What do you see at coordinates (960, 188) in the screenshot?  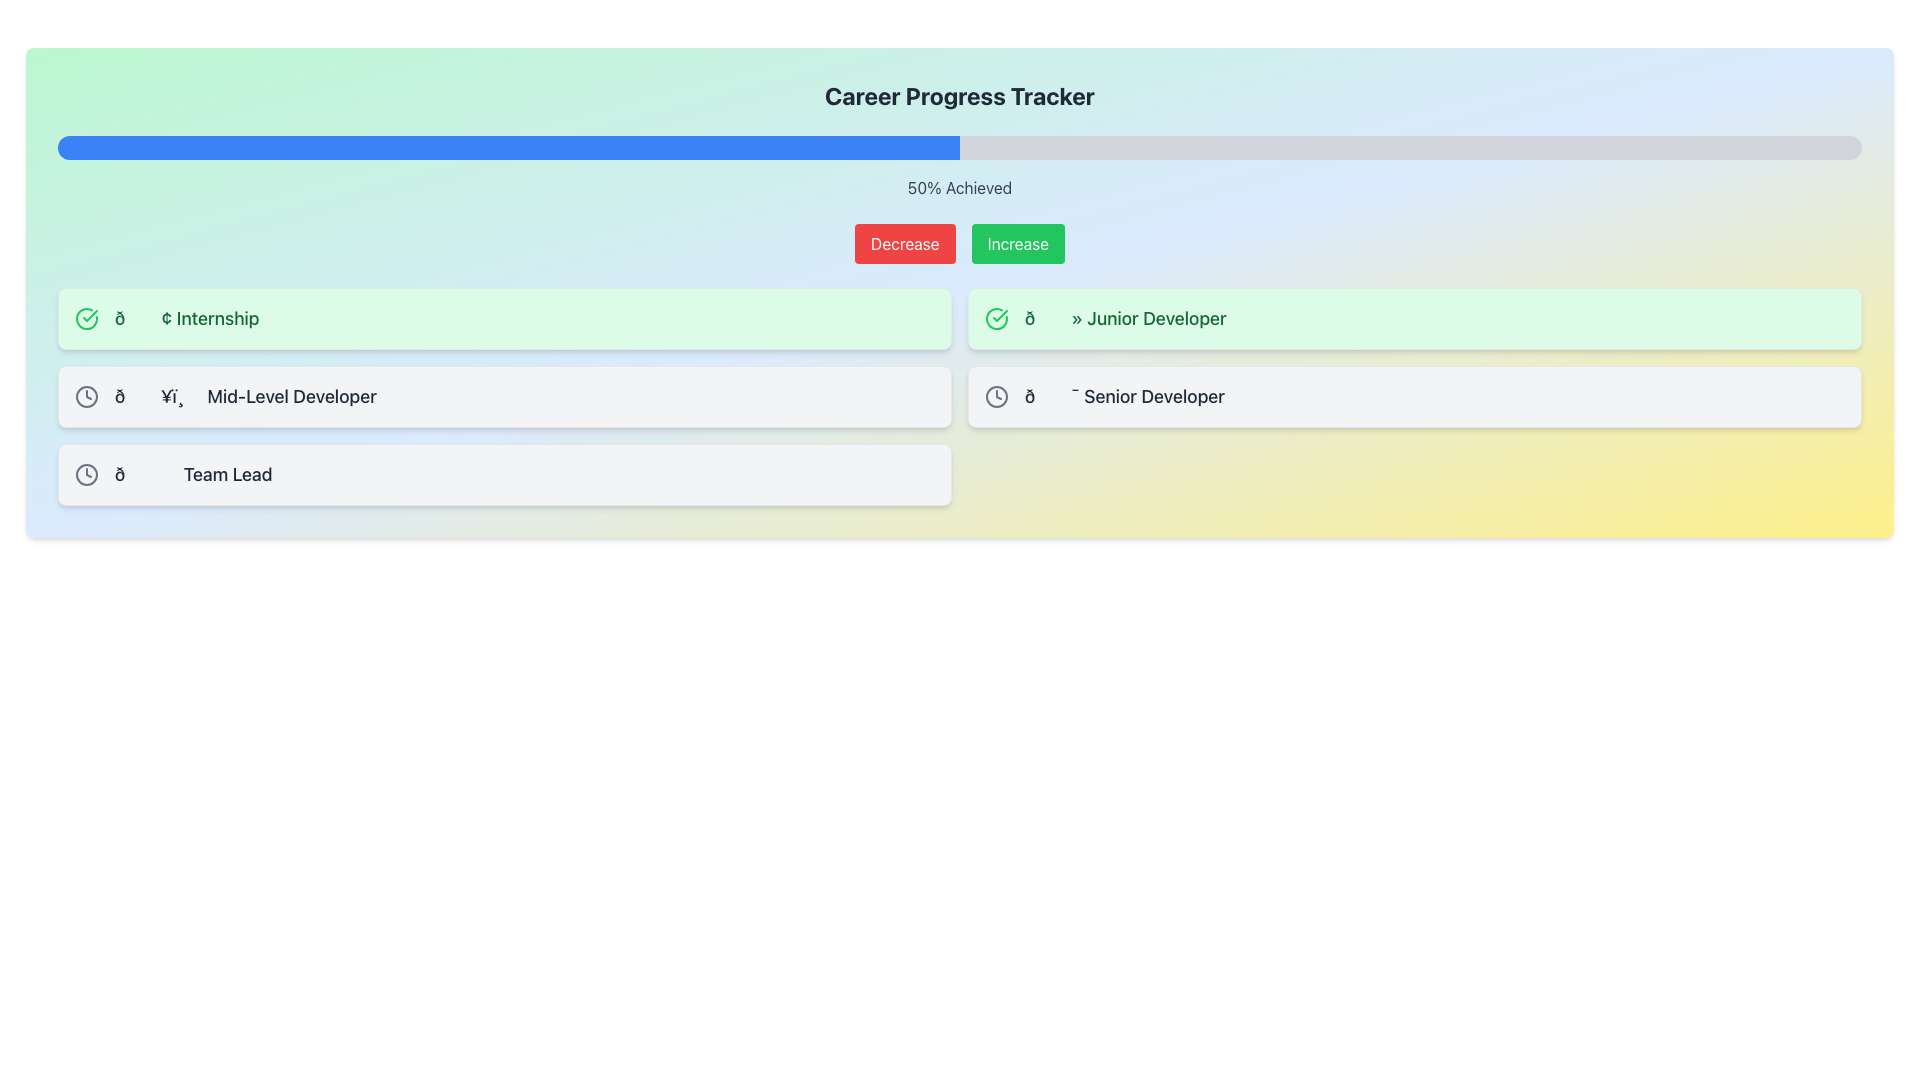 I see `the centered text block containing the phrase '50% Achieved', which is styled with a gray font and positioned within a colored gradient background` at bounding box center [960, 188].